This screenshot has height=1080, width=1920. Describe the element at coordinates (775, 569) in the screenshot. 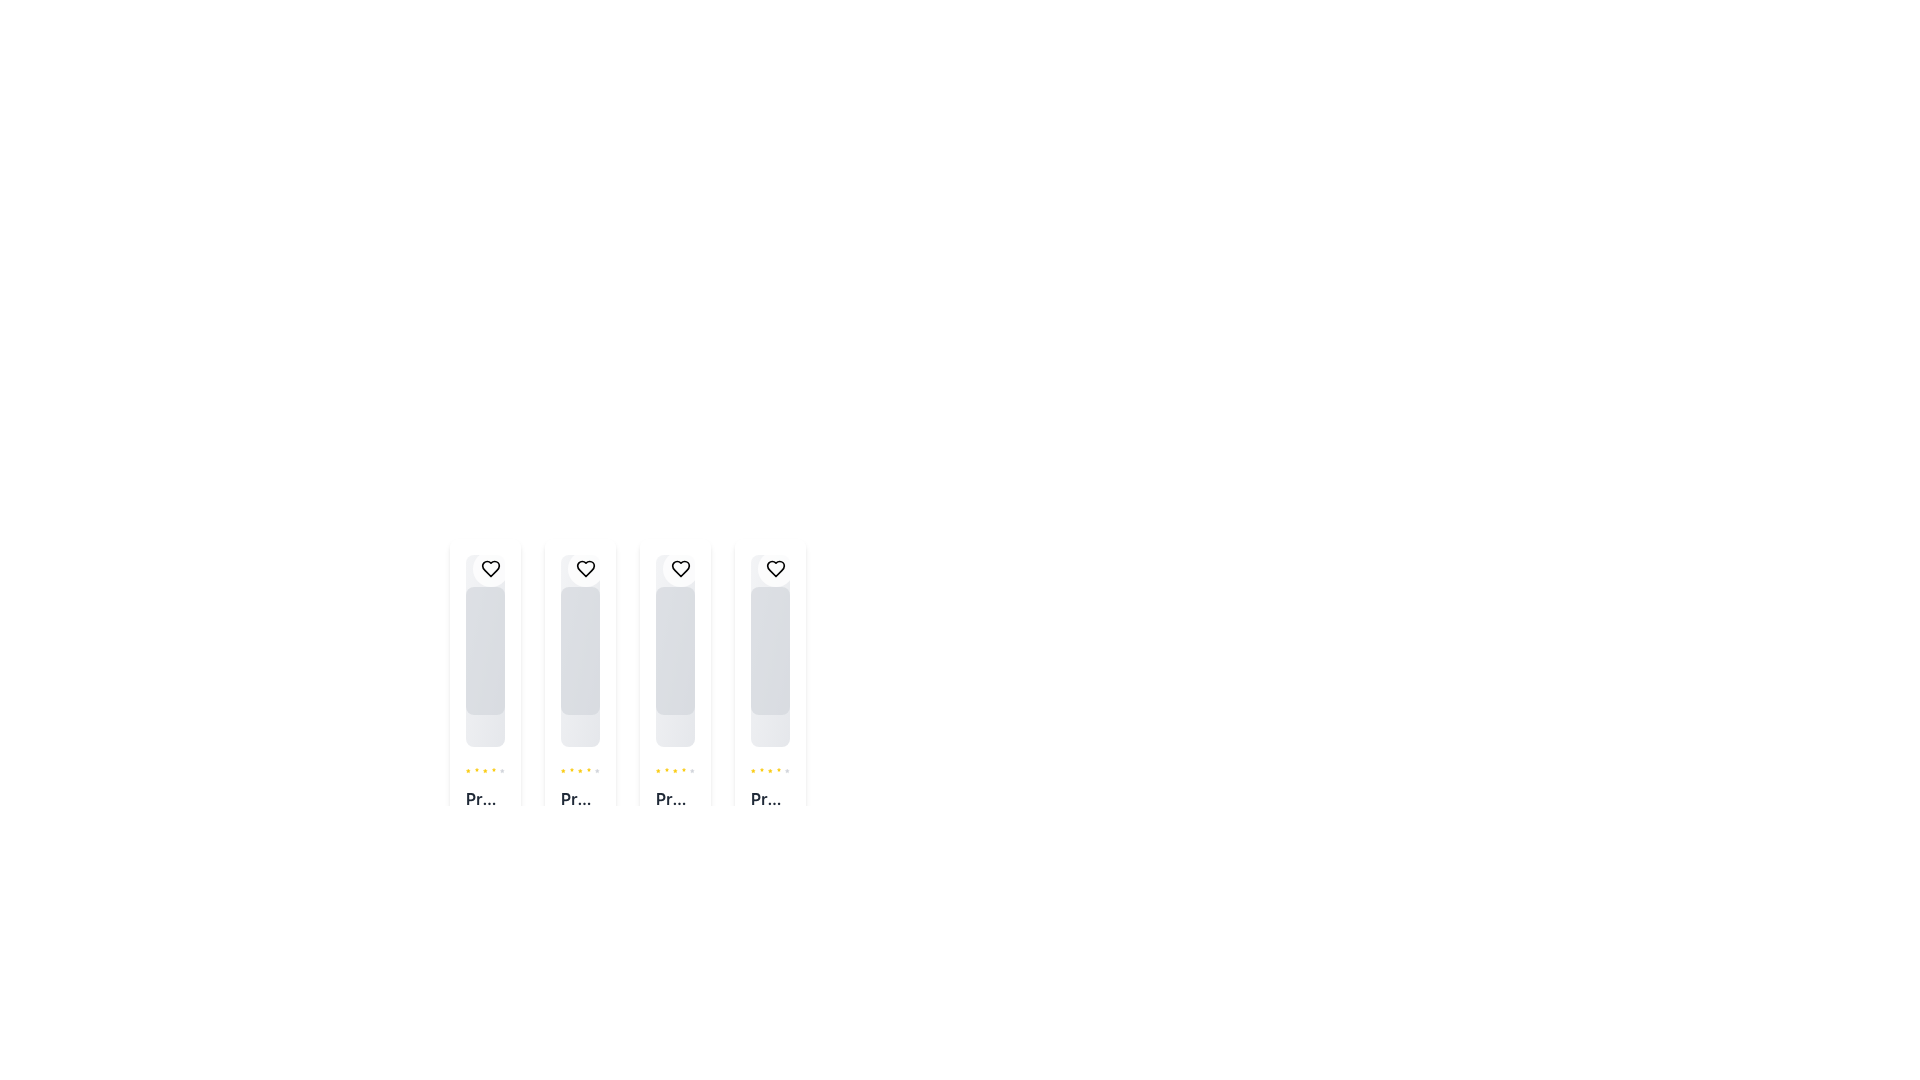

I see `the fourth heart icon in the row` at that location.